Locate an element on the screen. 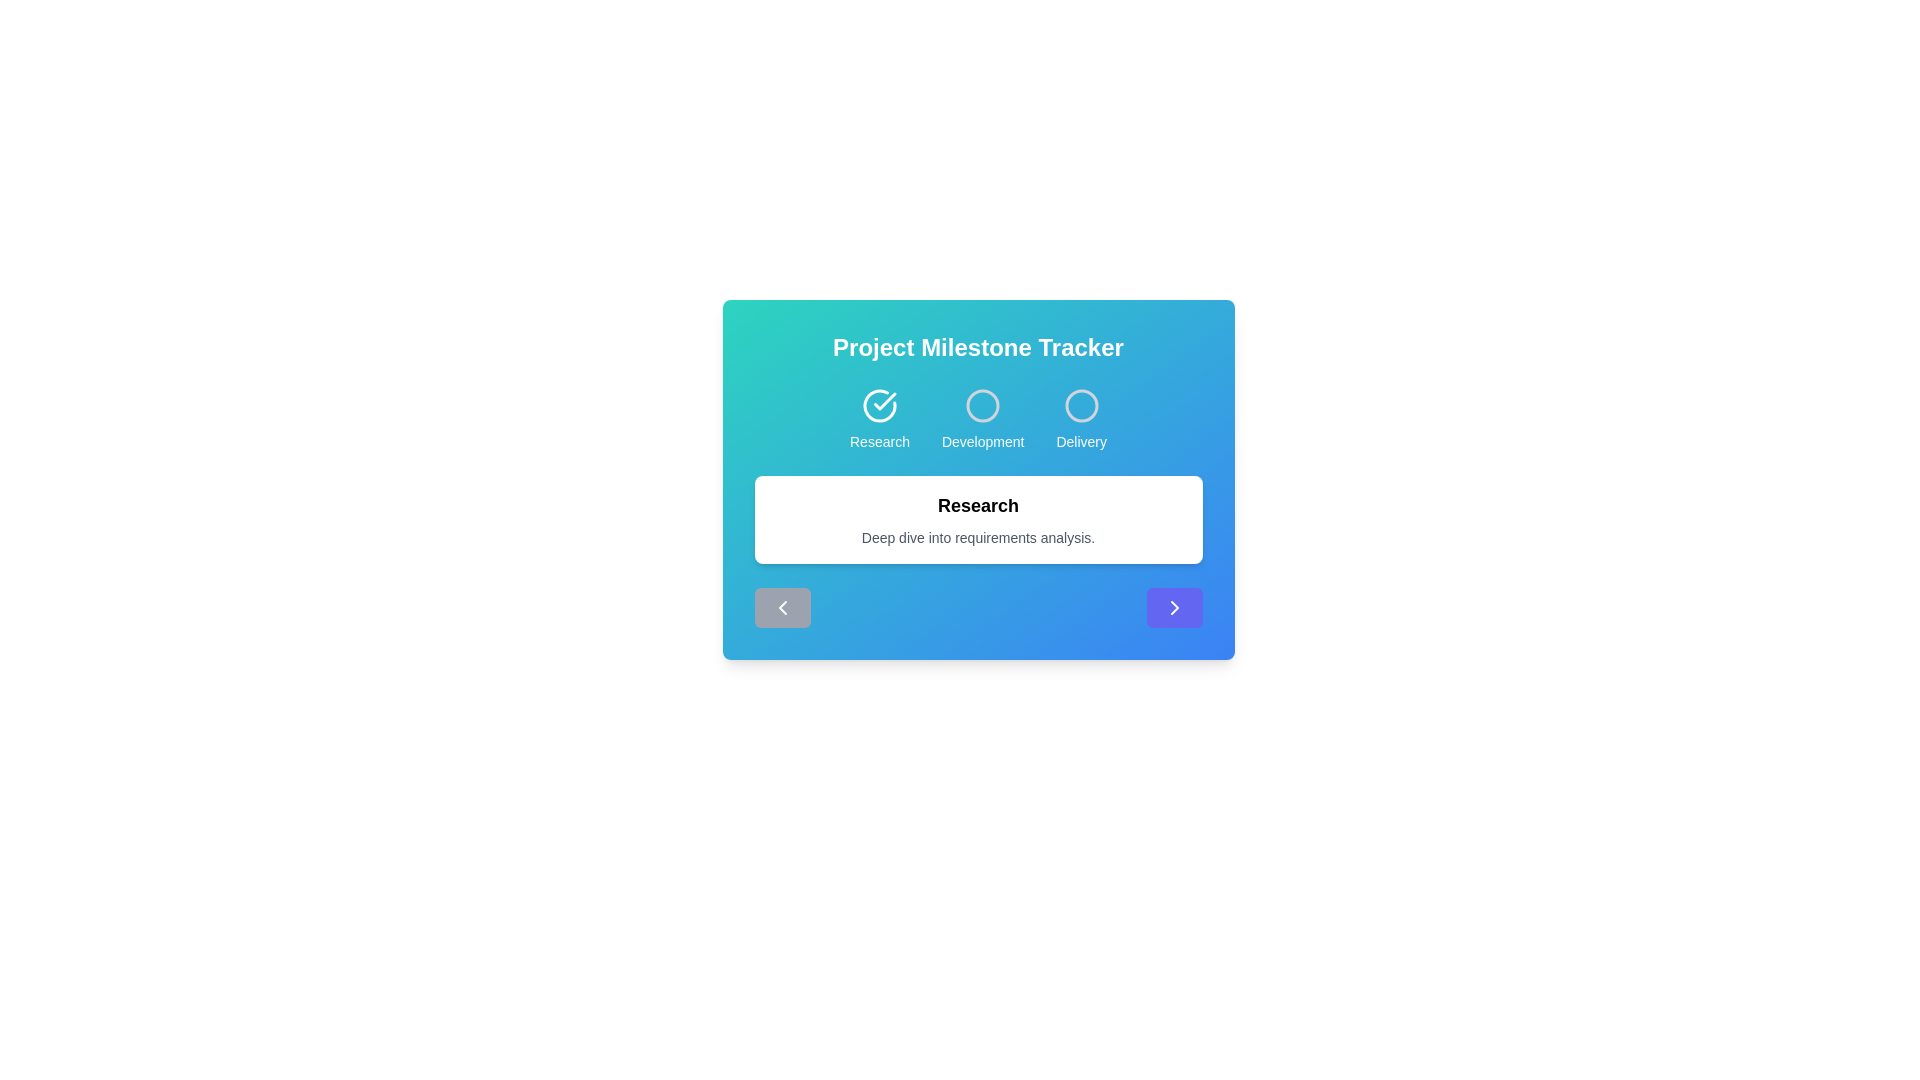  the inner circle of the second icon labeled 'Development' in the 'Project Milestone Tracker' section is located at coordinates (983, 405).